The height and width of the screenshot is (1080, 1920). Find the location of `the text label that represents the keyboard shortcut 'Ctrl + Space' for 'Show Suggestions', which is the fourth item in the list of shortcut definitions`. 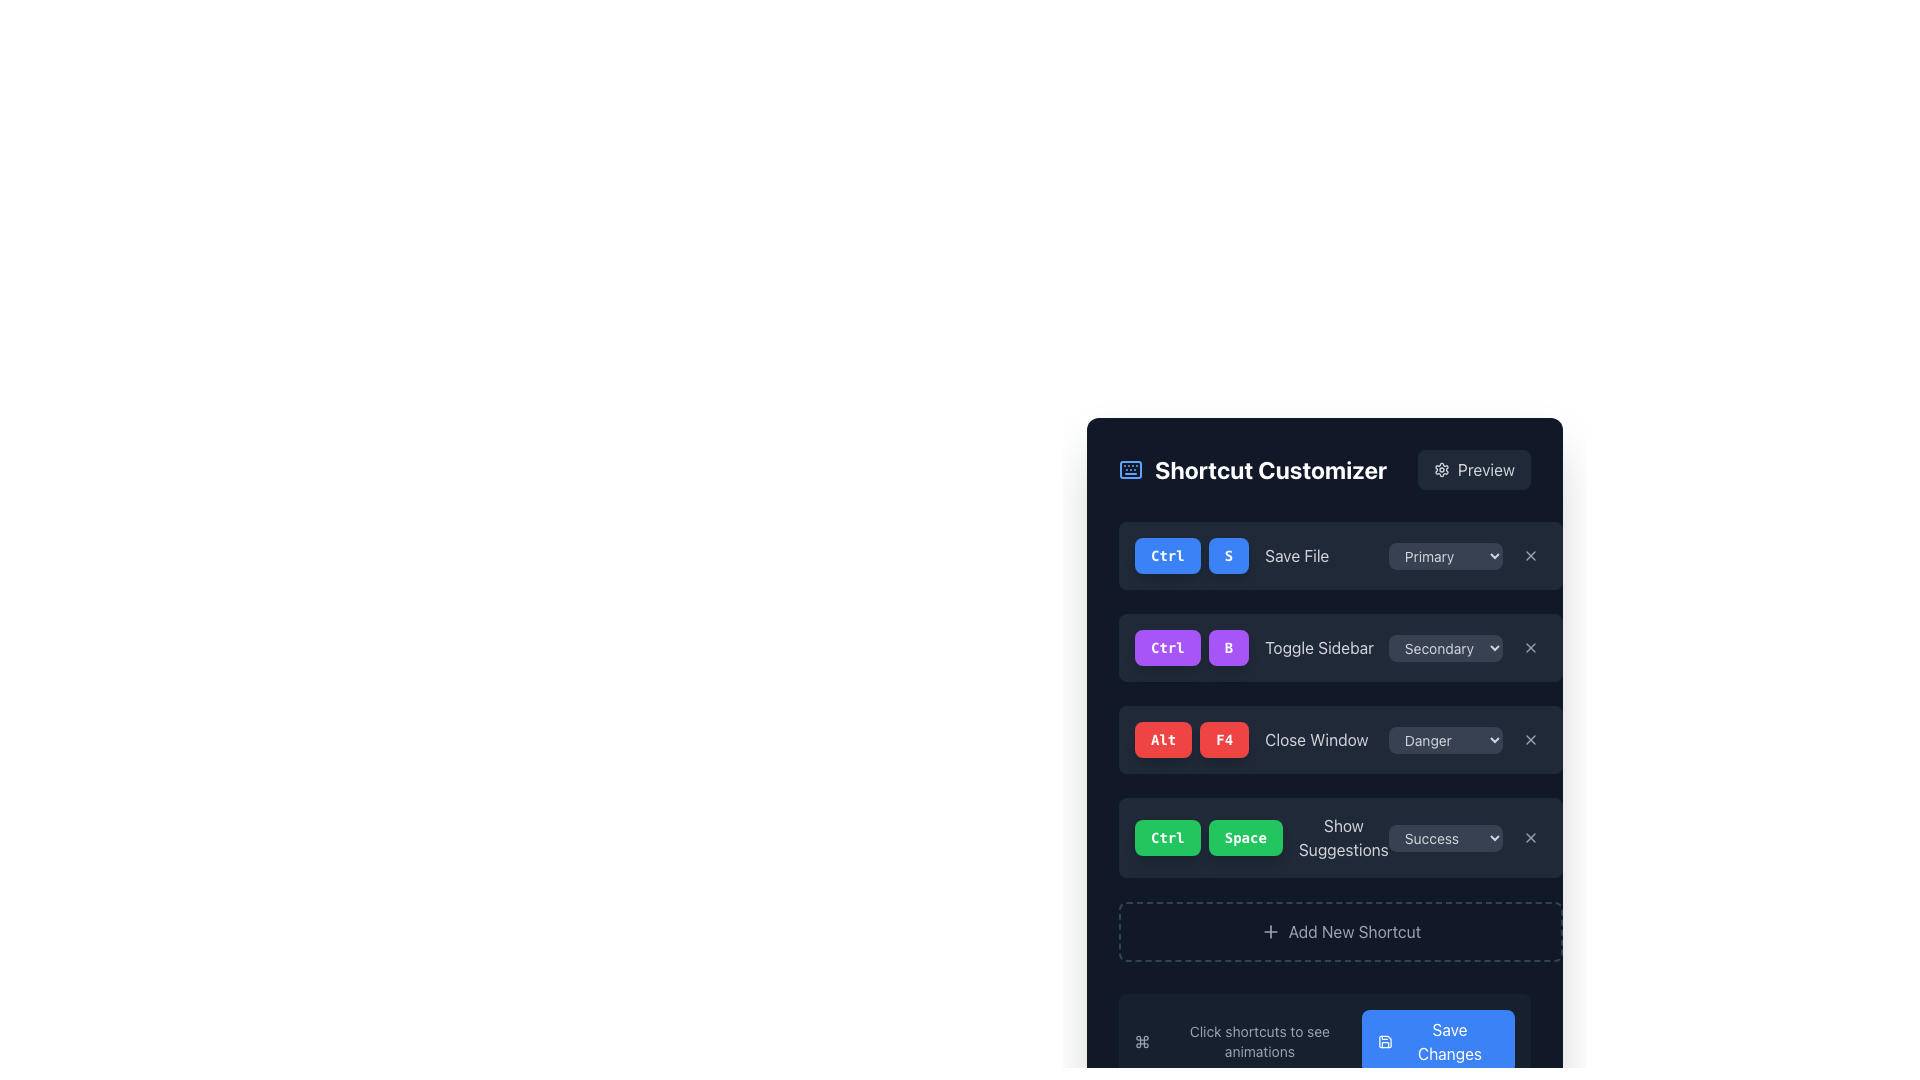

the text label that represents the keyboard shortcut 'Ctrl + Space' for 'Show Suggestions', which is the fourth item in the list of shortcut definitions is located at coordinates (1260, 837).